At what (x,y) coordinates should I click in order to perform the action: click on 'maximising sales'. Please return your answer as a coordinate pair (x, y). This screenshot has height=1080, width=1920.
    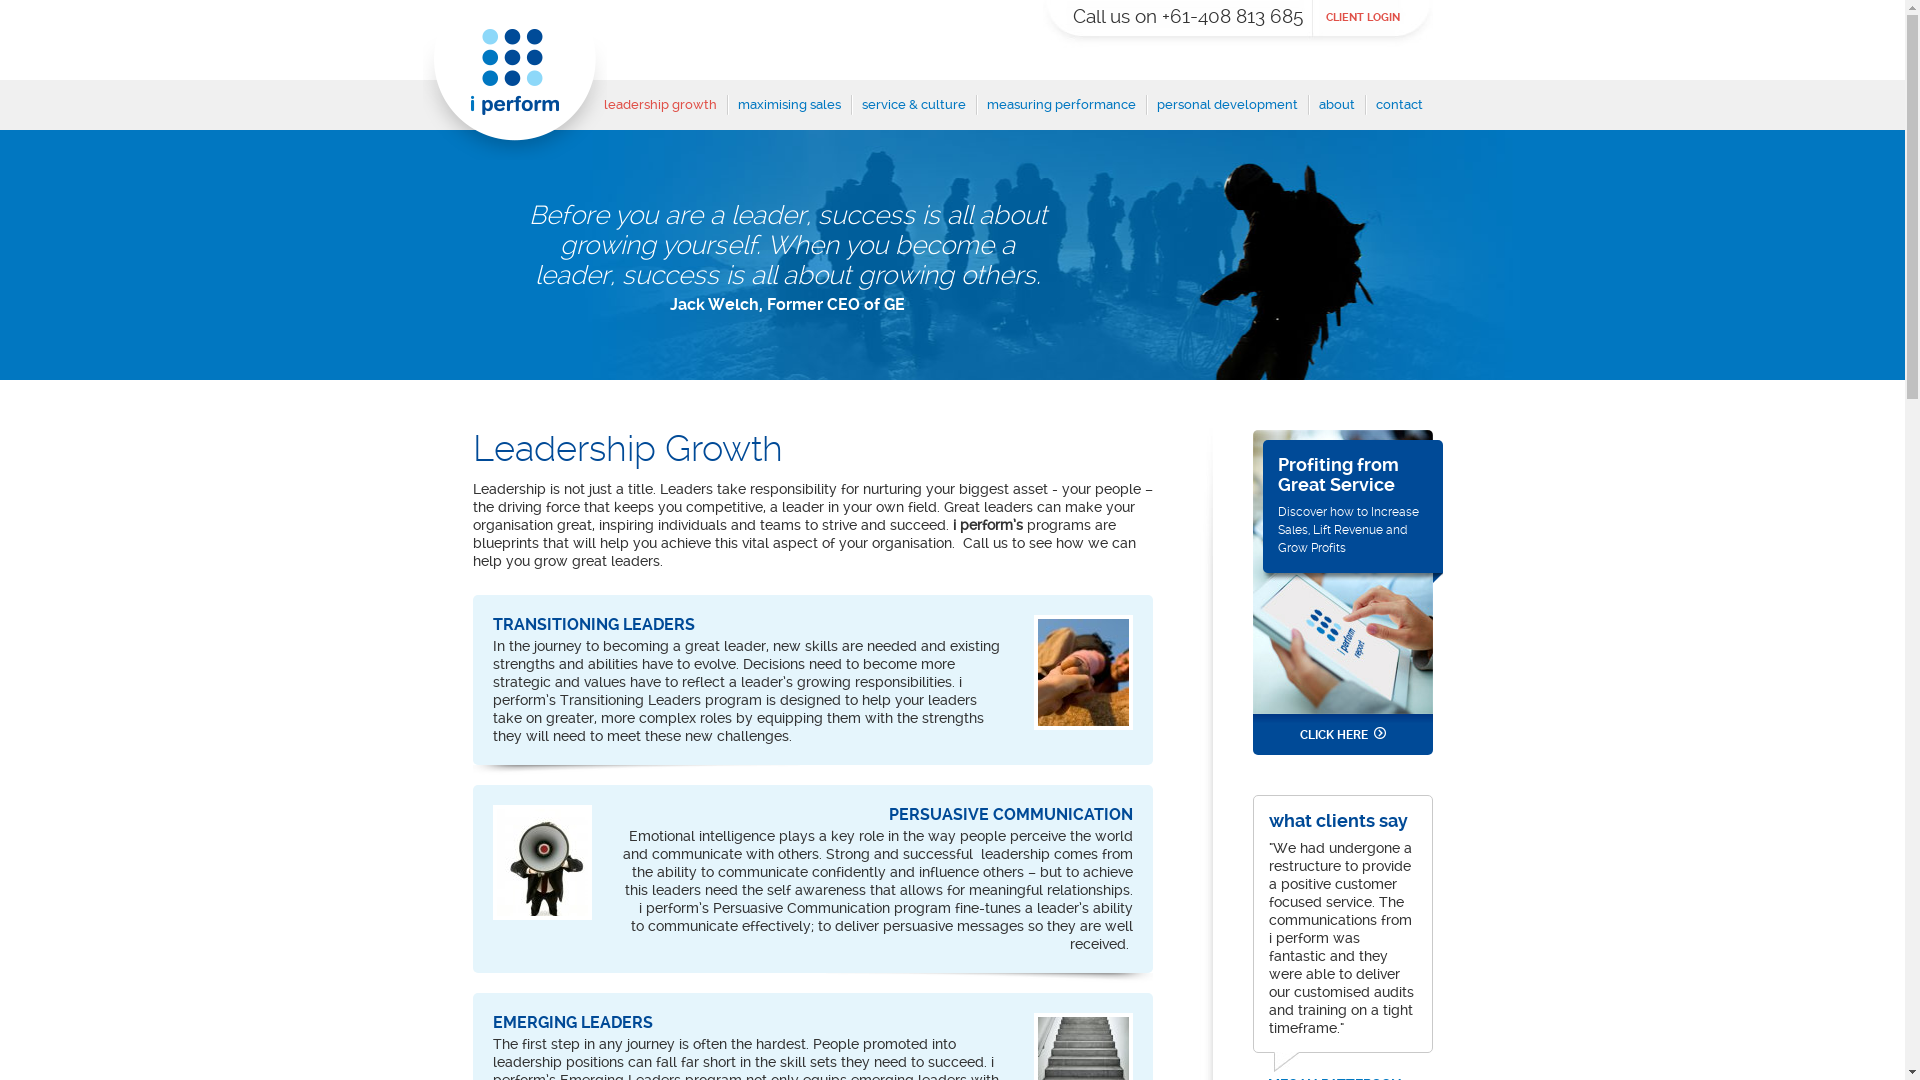
    Looking at the image, I should click on (788, 112).